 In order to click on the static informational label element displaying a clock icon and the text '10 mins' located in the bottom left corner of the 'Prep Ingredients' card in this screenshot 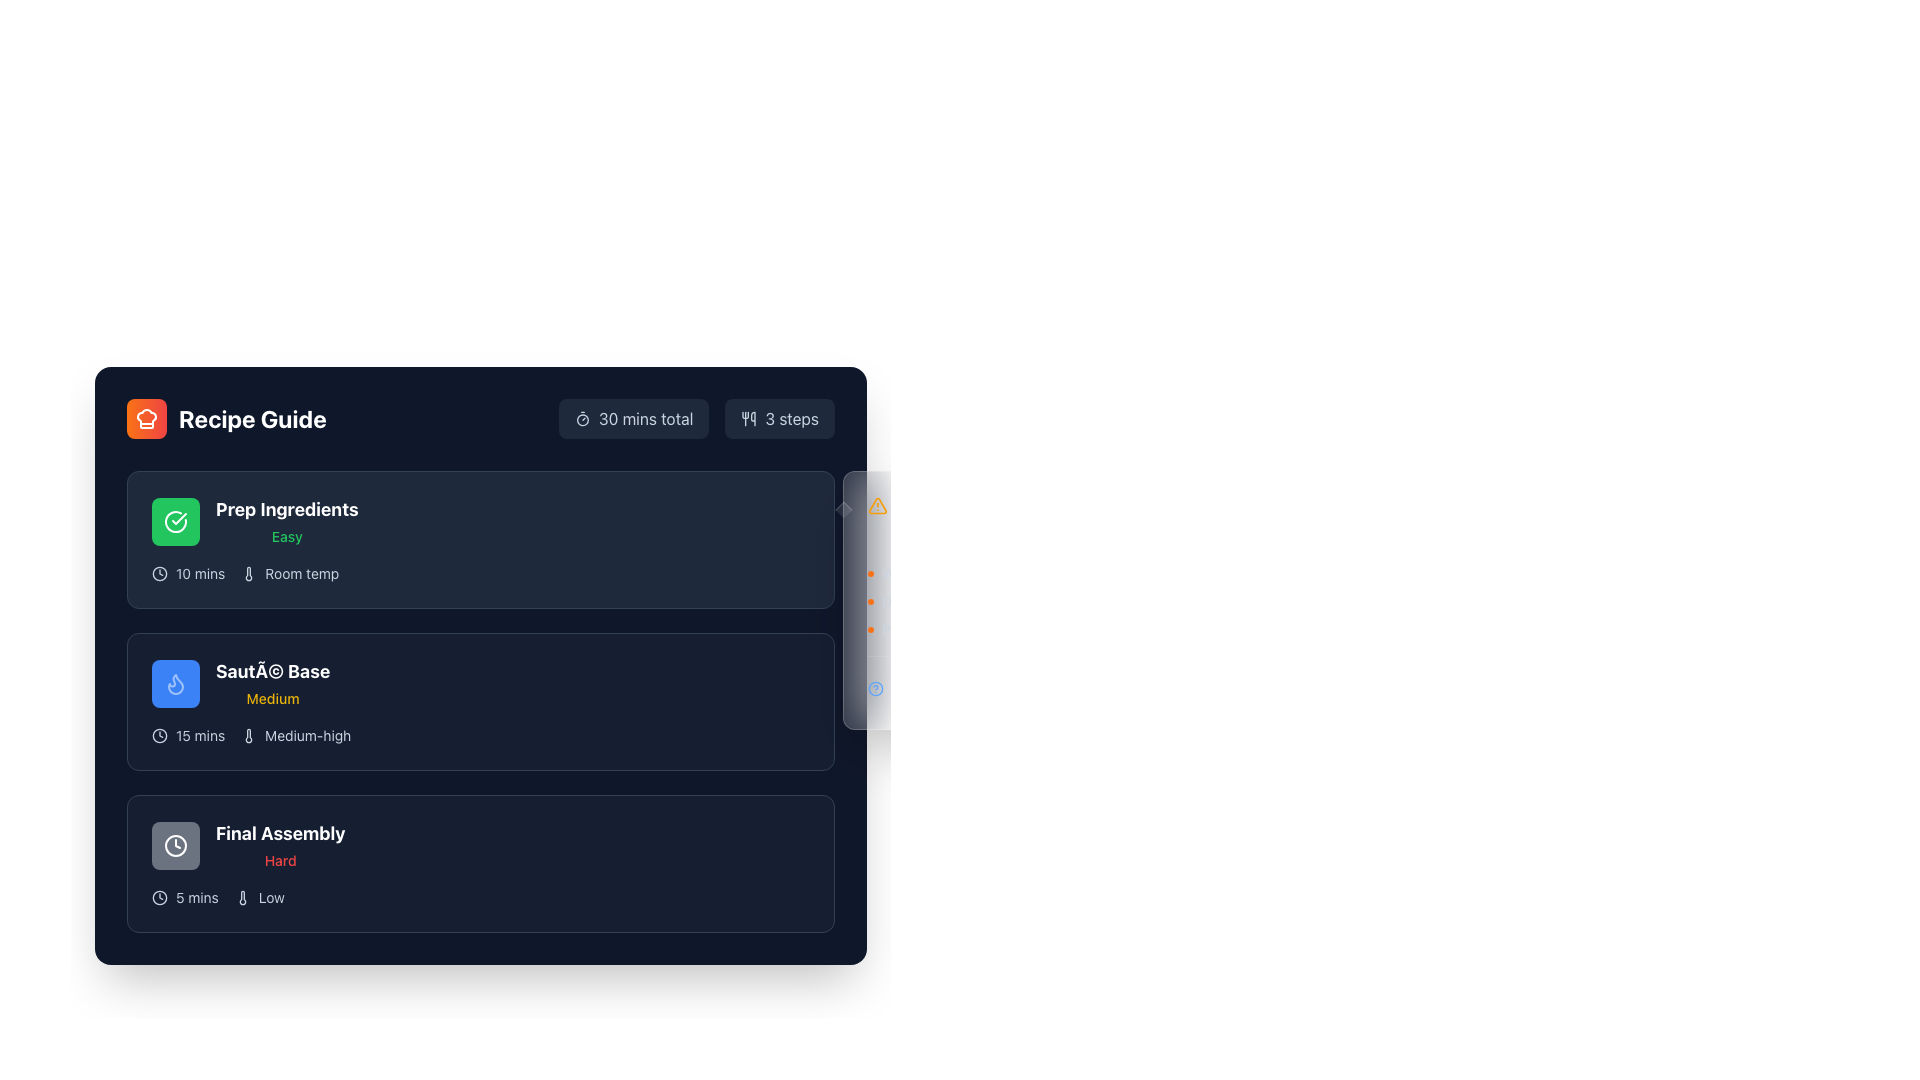, I will do `click(188, 574)`.